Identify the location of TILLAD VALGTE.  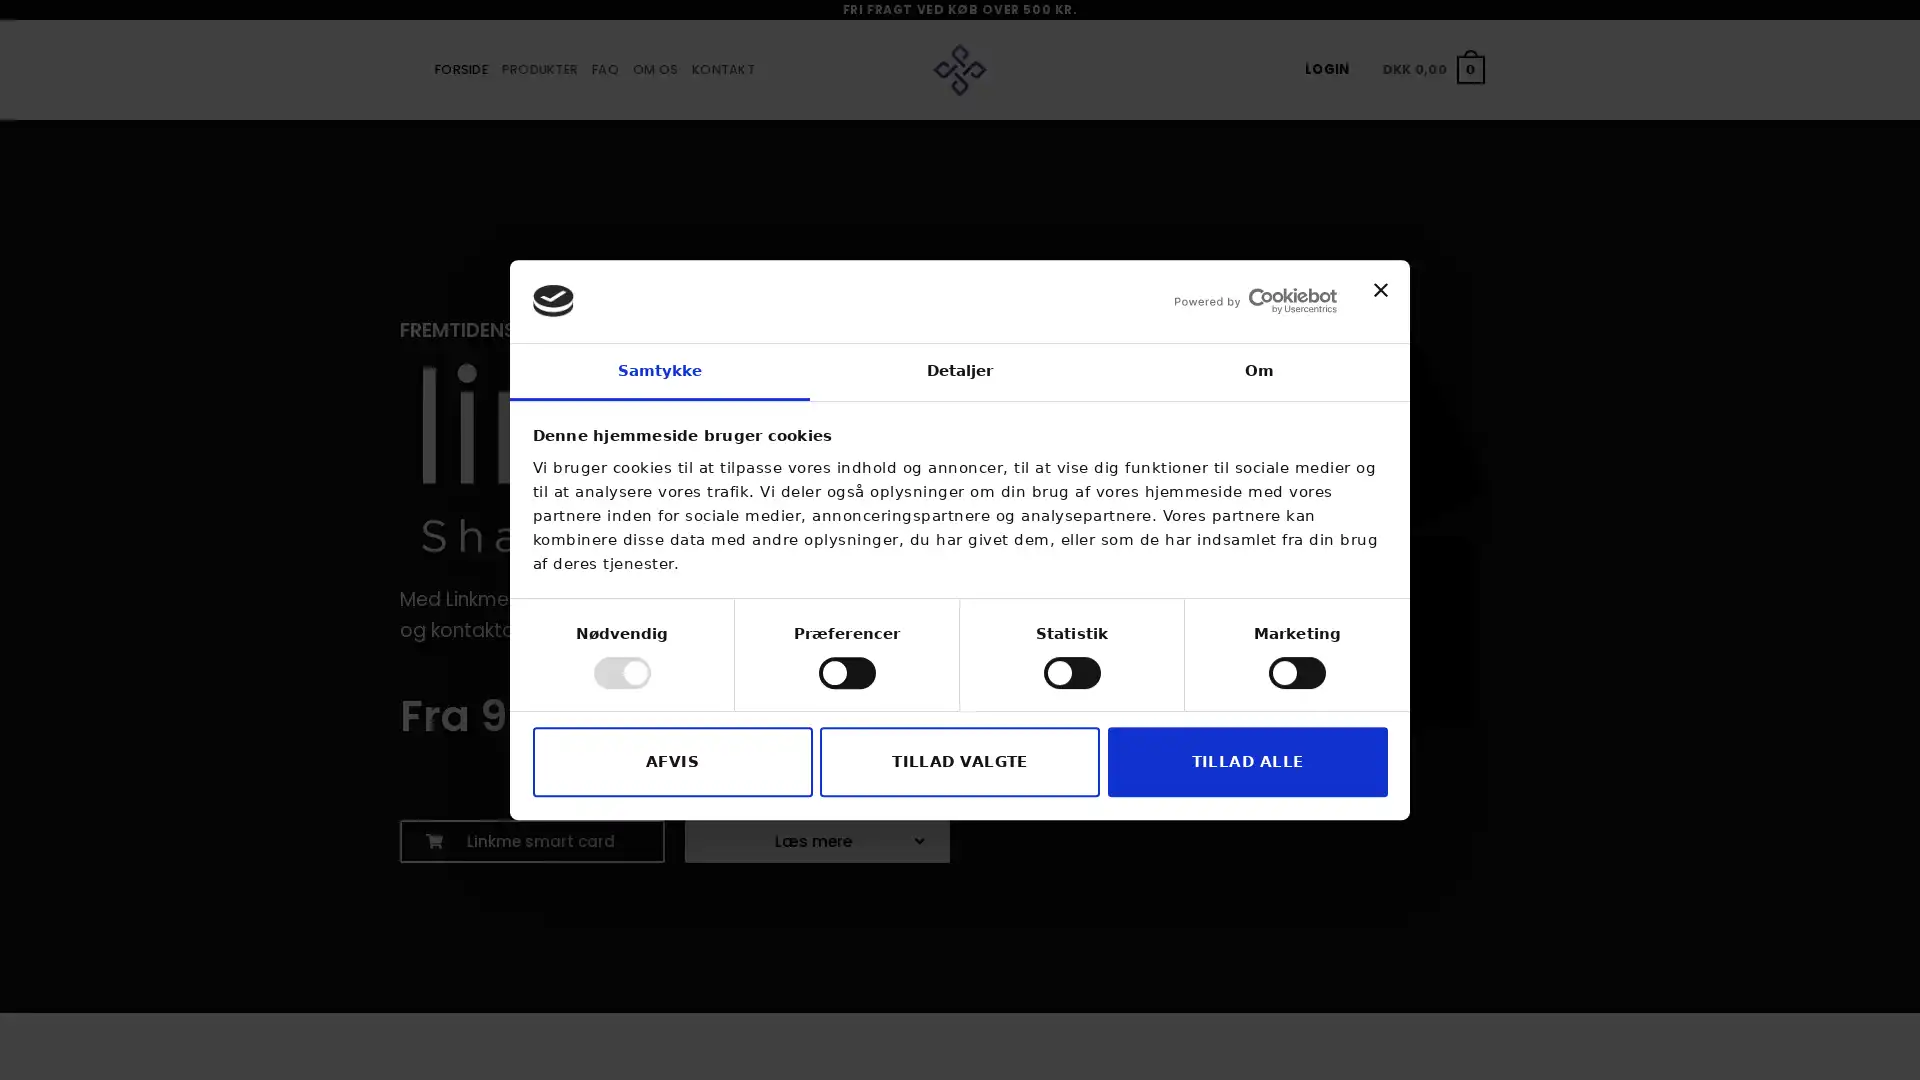
(960, 762).